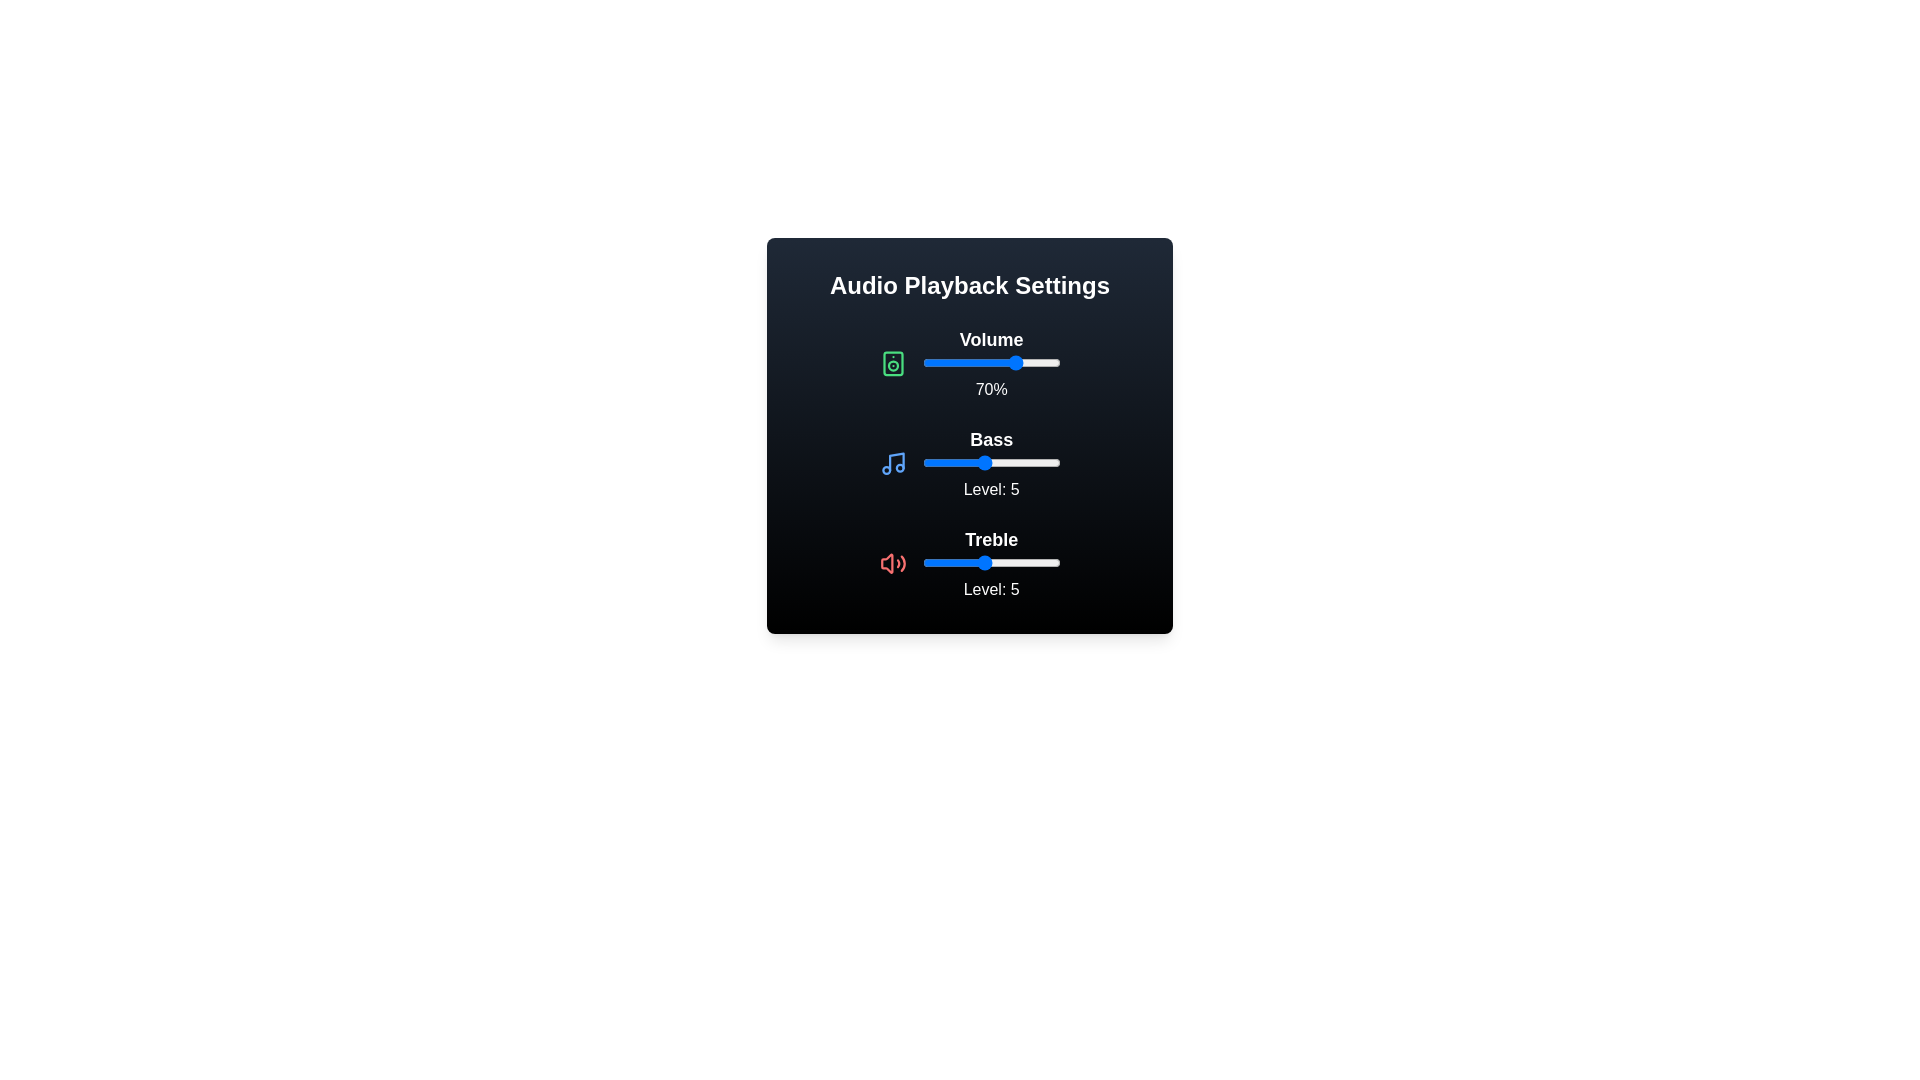 The height and width of the screenshot is (1080, 1920). I want to click on and drag the volume slider knob located directly under the 'Volume' label and above the '70%' text to adjust the audio playback volume level, so click(991, 363).